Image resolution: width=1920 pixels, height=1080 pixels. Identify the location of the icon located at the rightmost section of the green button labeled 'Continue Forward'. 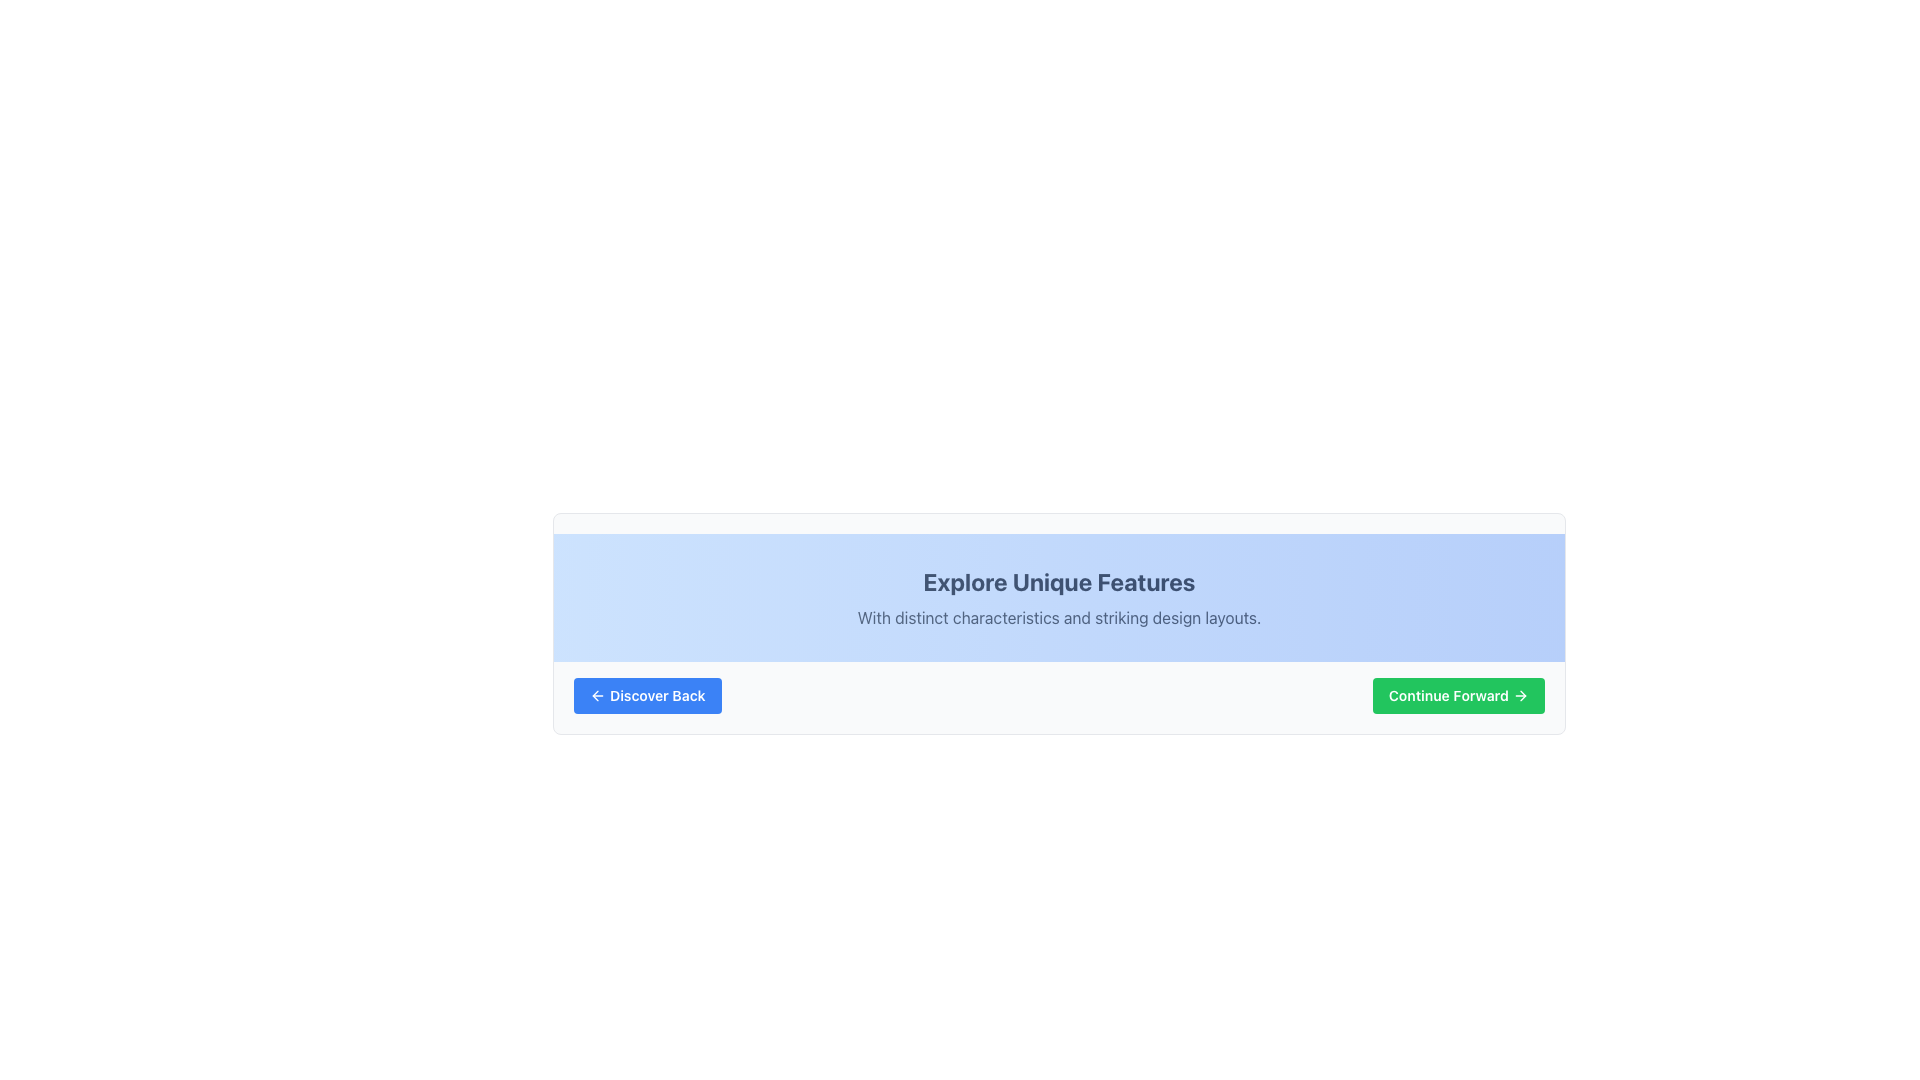
(1520, 694).